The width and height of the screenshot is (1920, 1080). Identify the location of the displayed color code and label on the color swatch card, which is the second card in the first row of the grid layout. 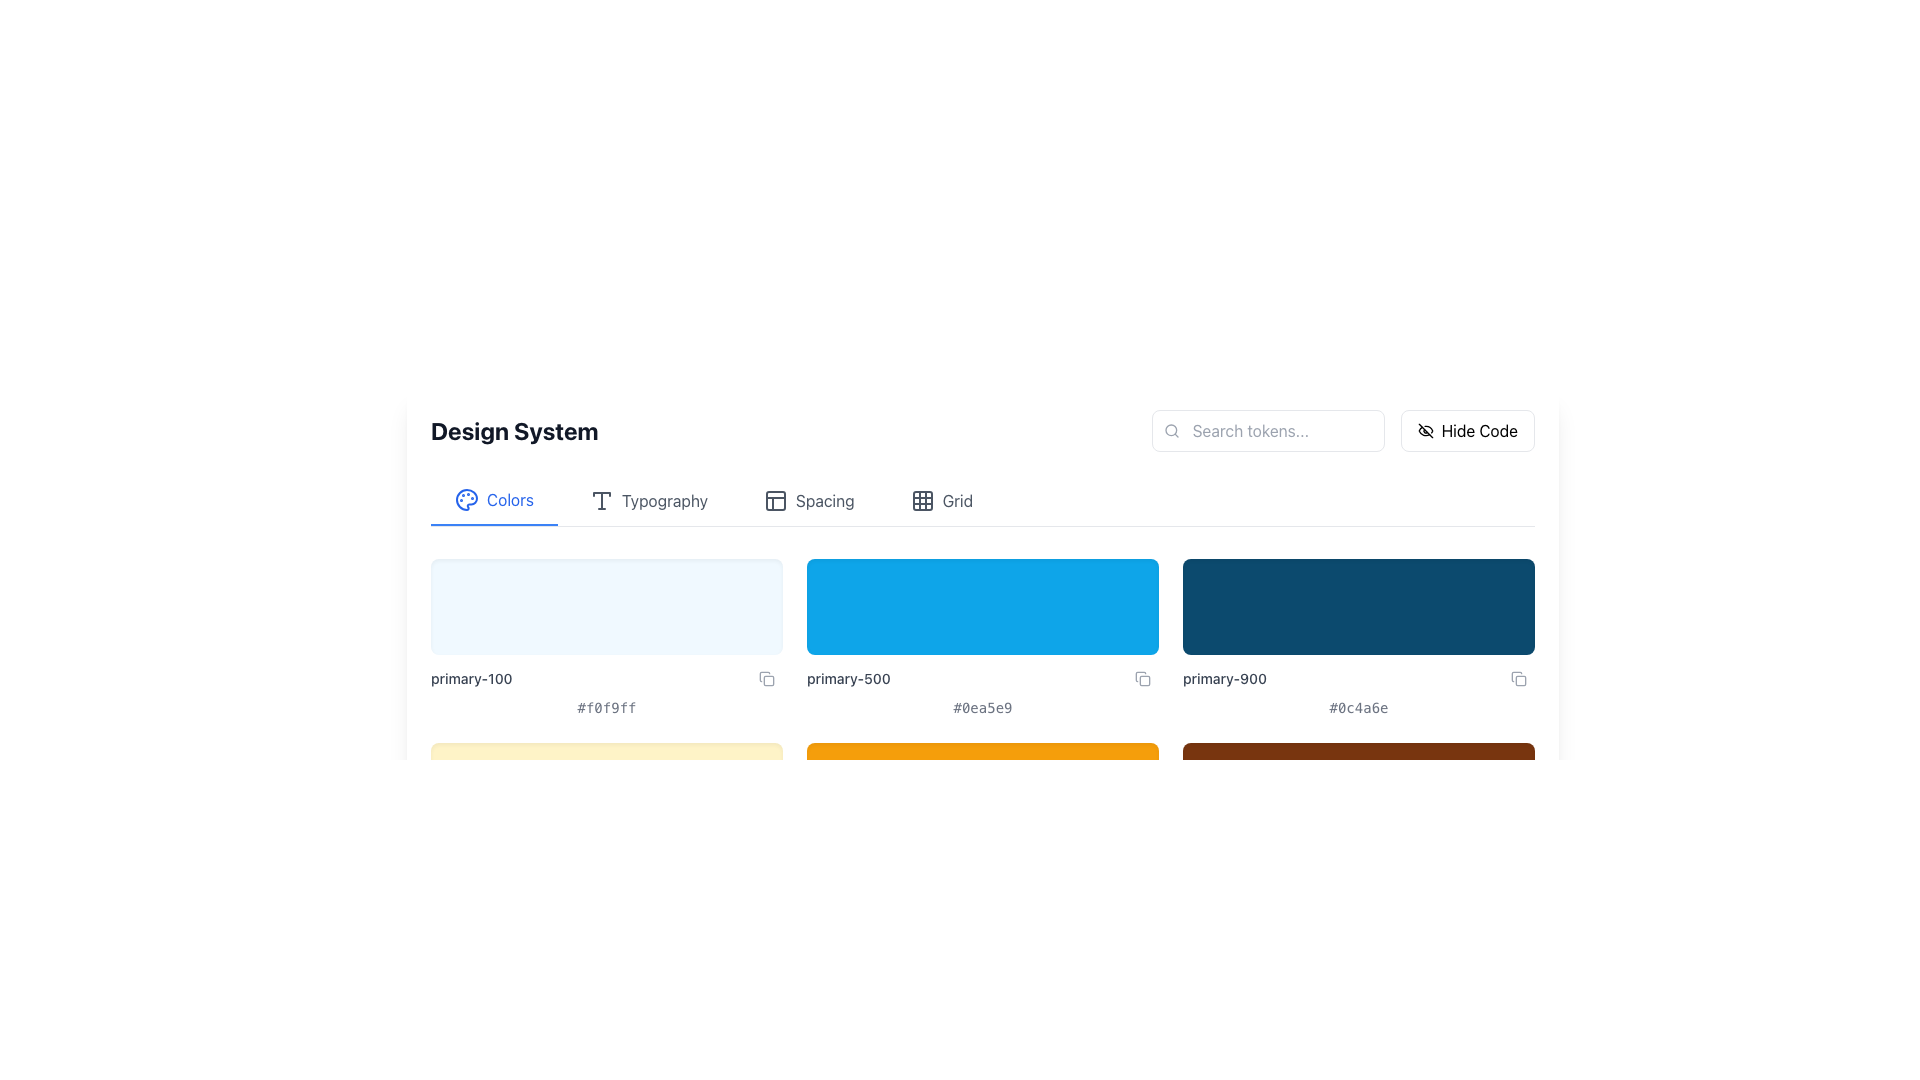
(983, 639).